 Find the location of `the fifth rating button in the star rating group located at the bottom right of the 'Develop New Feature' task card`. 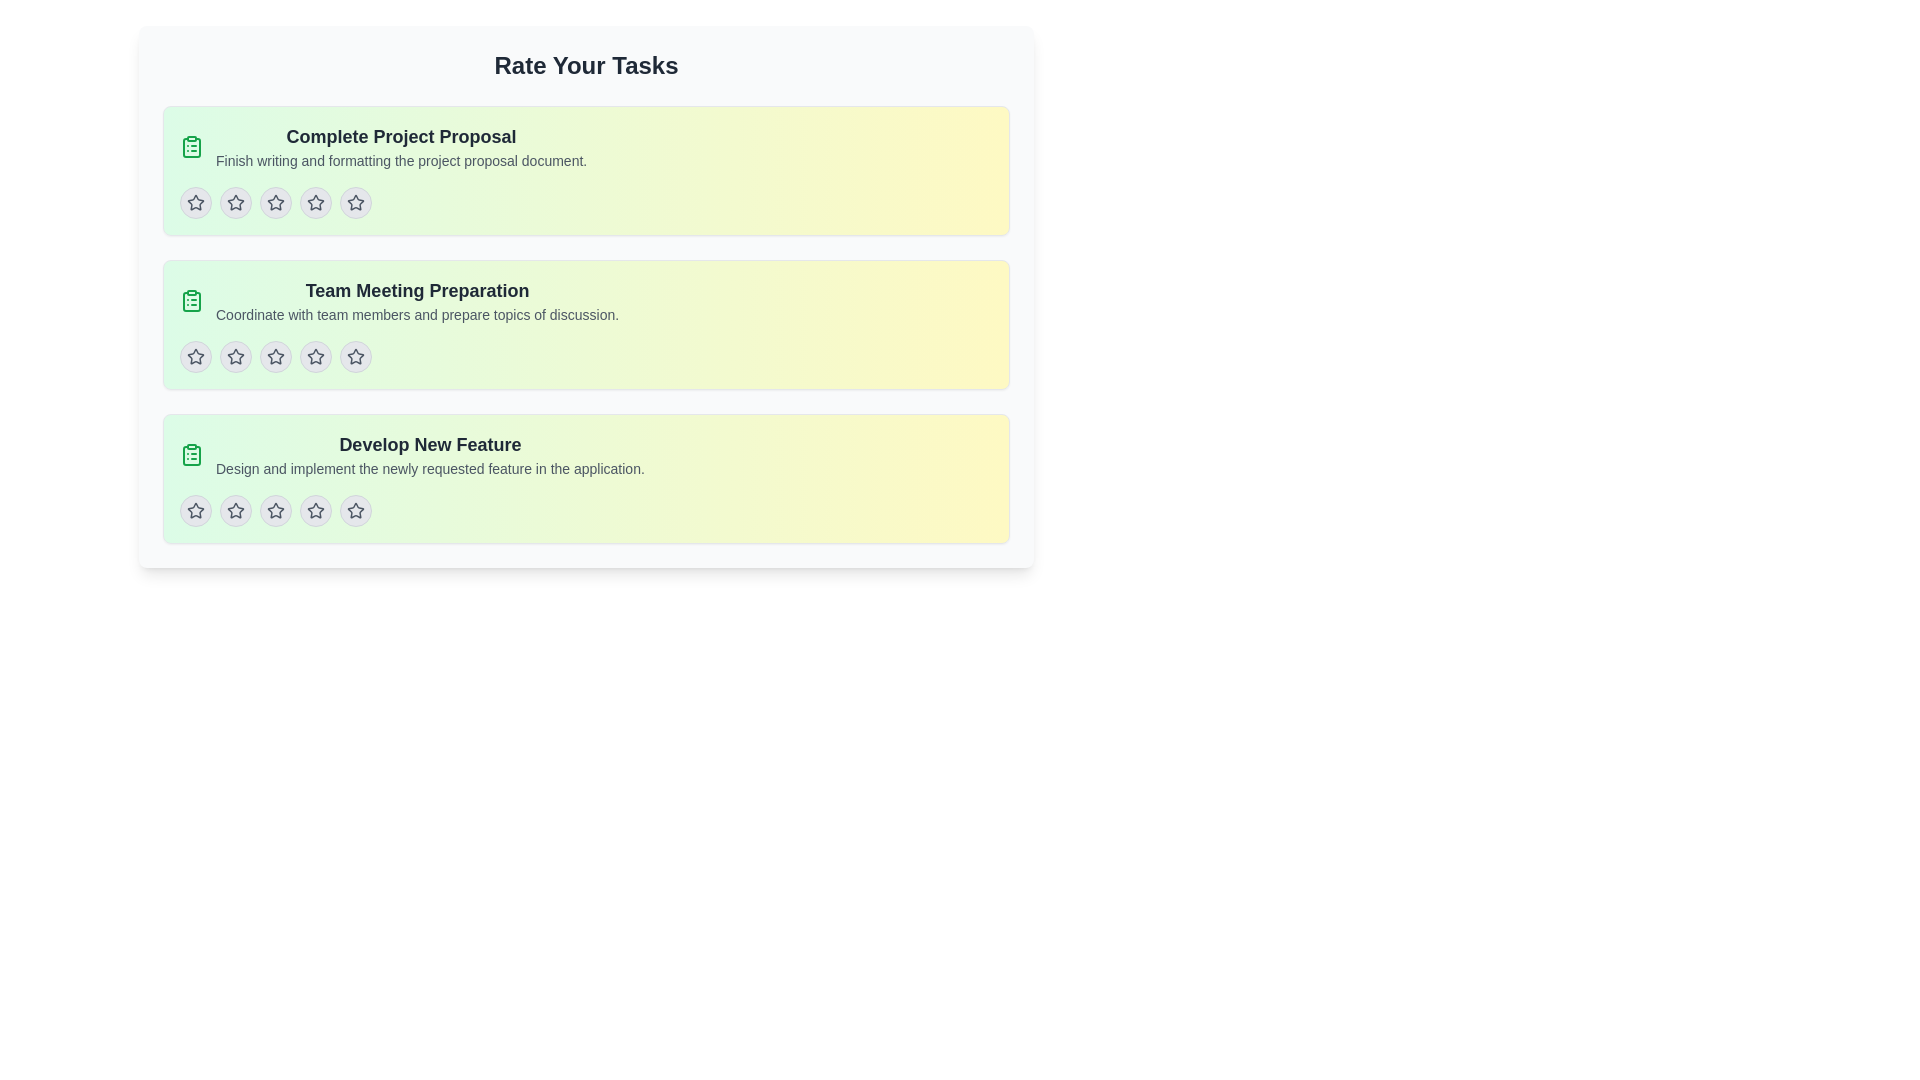

the fifth rating button in the star rating group located at the bottom right of the 'Develop New Feature' task card is located at coordinates (355, 509).